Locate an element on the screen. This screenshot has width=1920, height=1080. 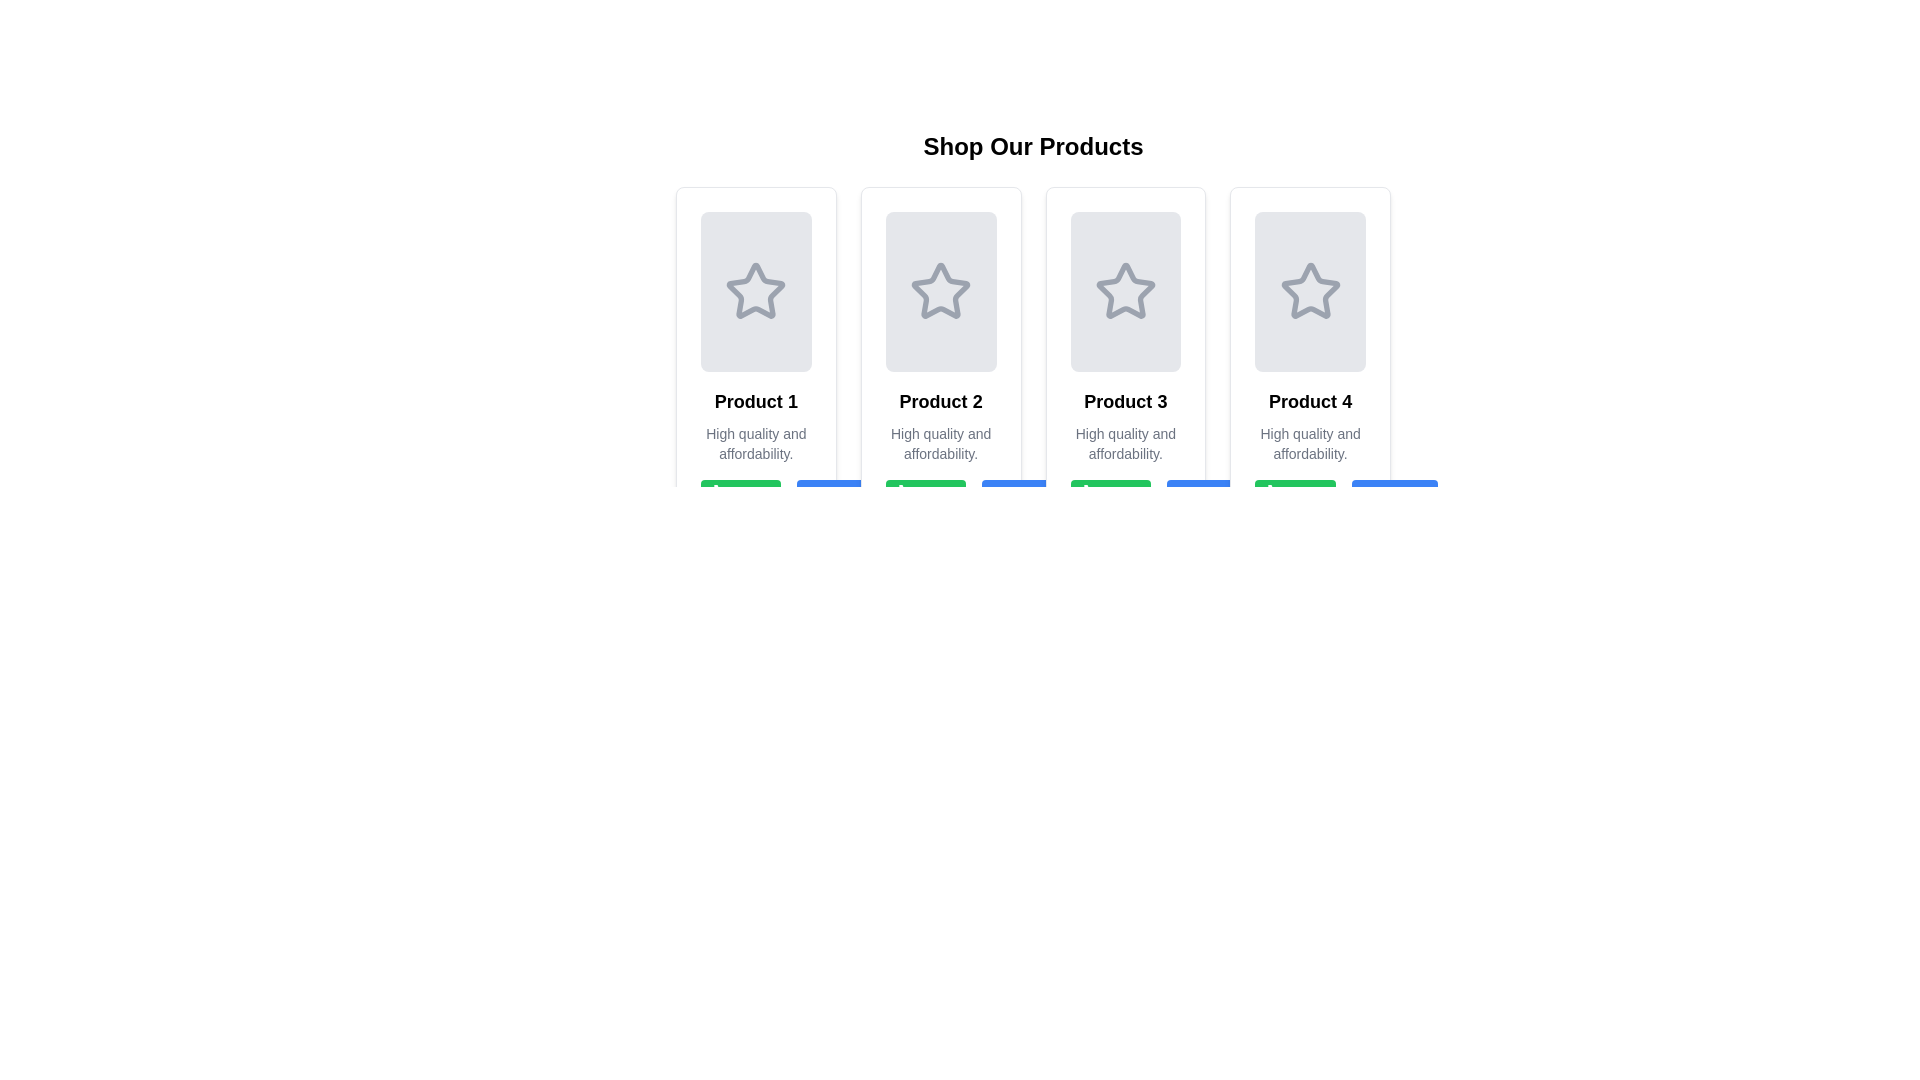
the Text Header element that serves as a descriptive title for the section above the product list is located at coordinates (1033, 145).